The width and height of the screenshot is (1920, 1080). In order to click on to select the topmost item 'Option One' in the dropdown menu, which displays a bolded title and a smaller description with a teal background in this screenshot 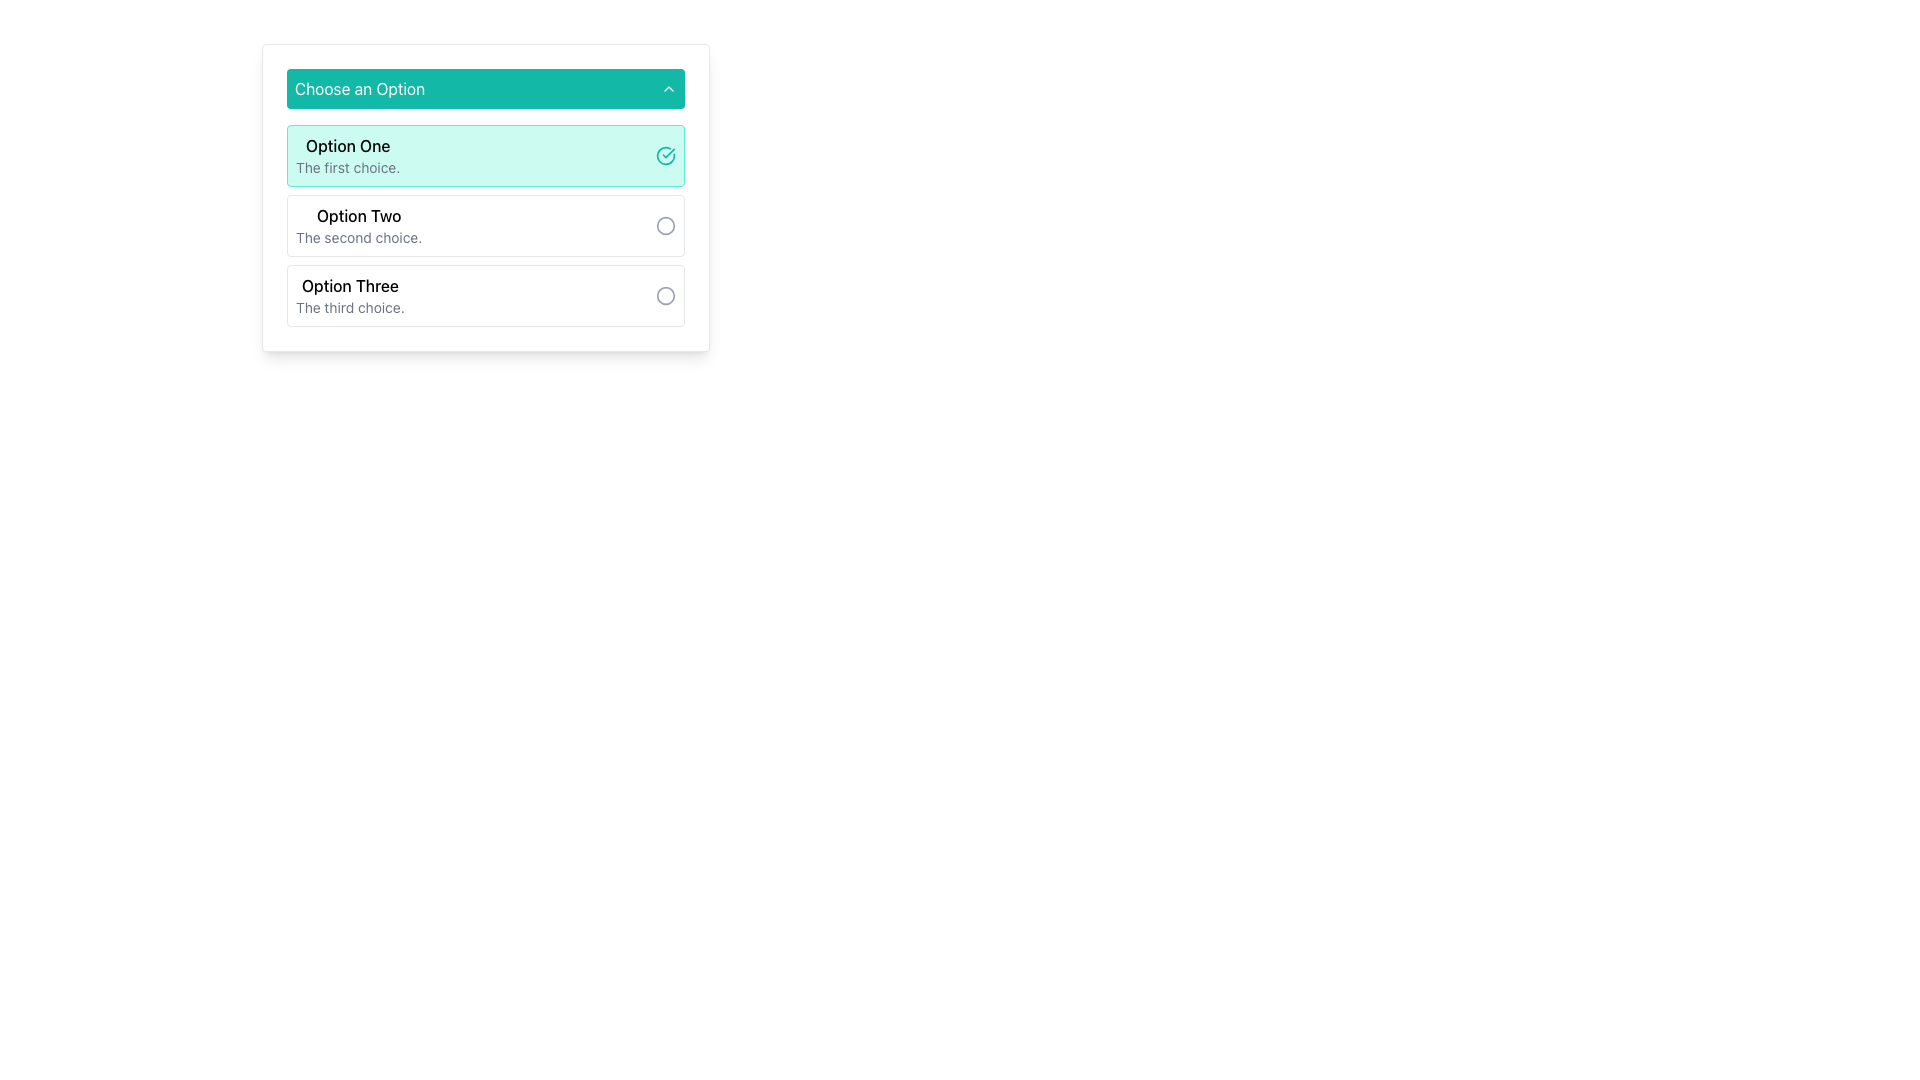, I will do `click(347, 154)`.